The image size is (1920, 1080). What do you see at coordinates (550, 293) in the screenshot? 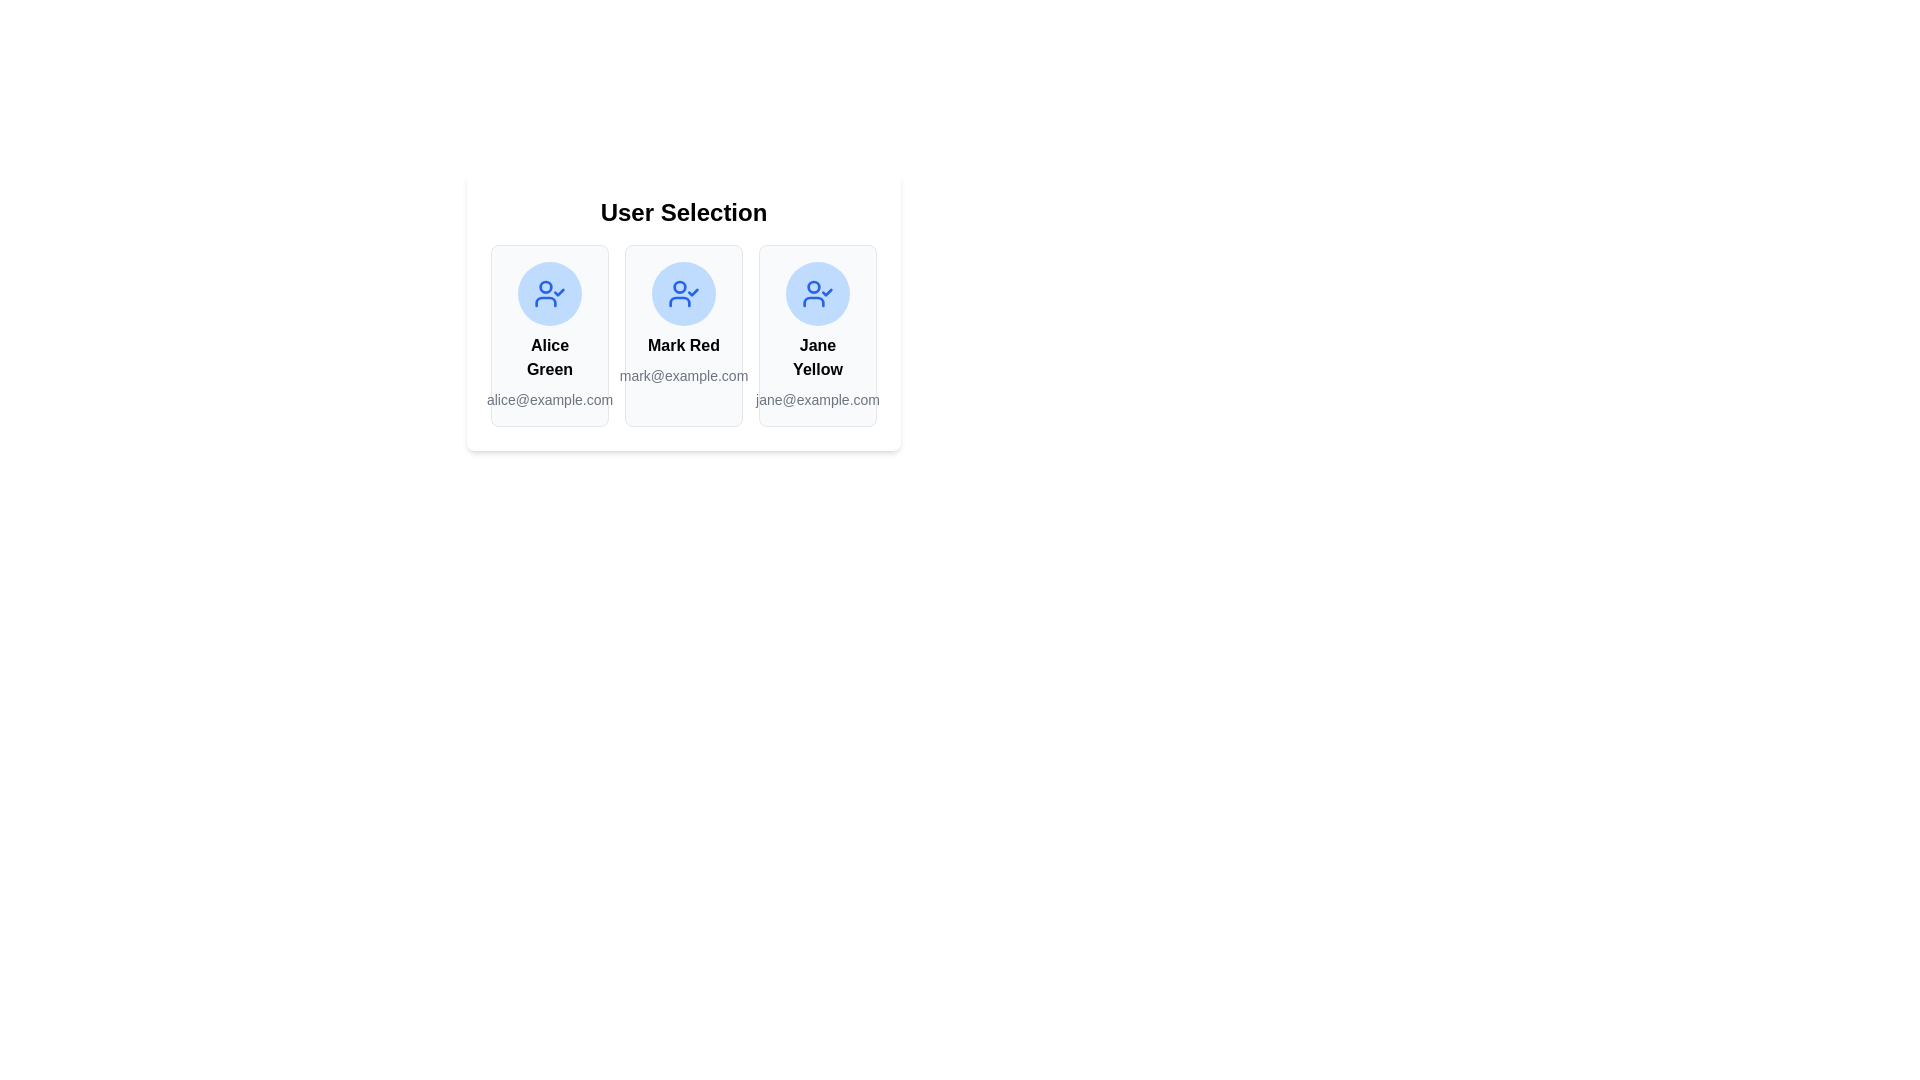
I see `the first circular icon with a light blue background and a check-mark-tick user avatar, positioned above 'Alice Green' and 'alice@example.com'` at bounding box center [550, 293].